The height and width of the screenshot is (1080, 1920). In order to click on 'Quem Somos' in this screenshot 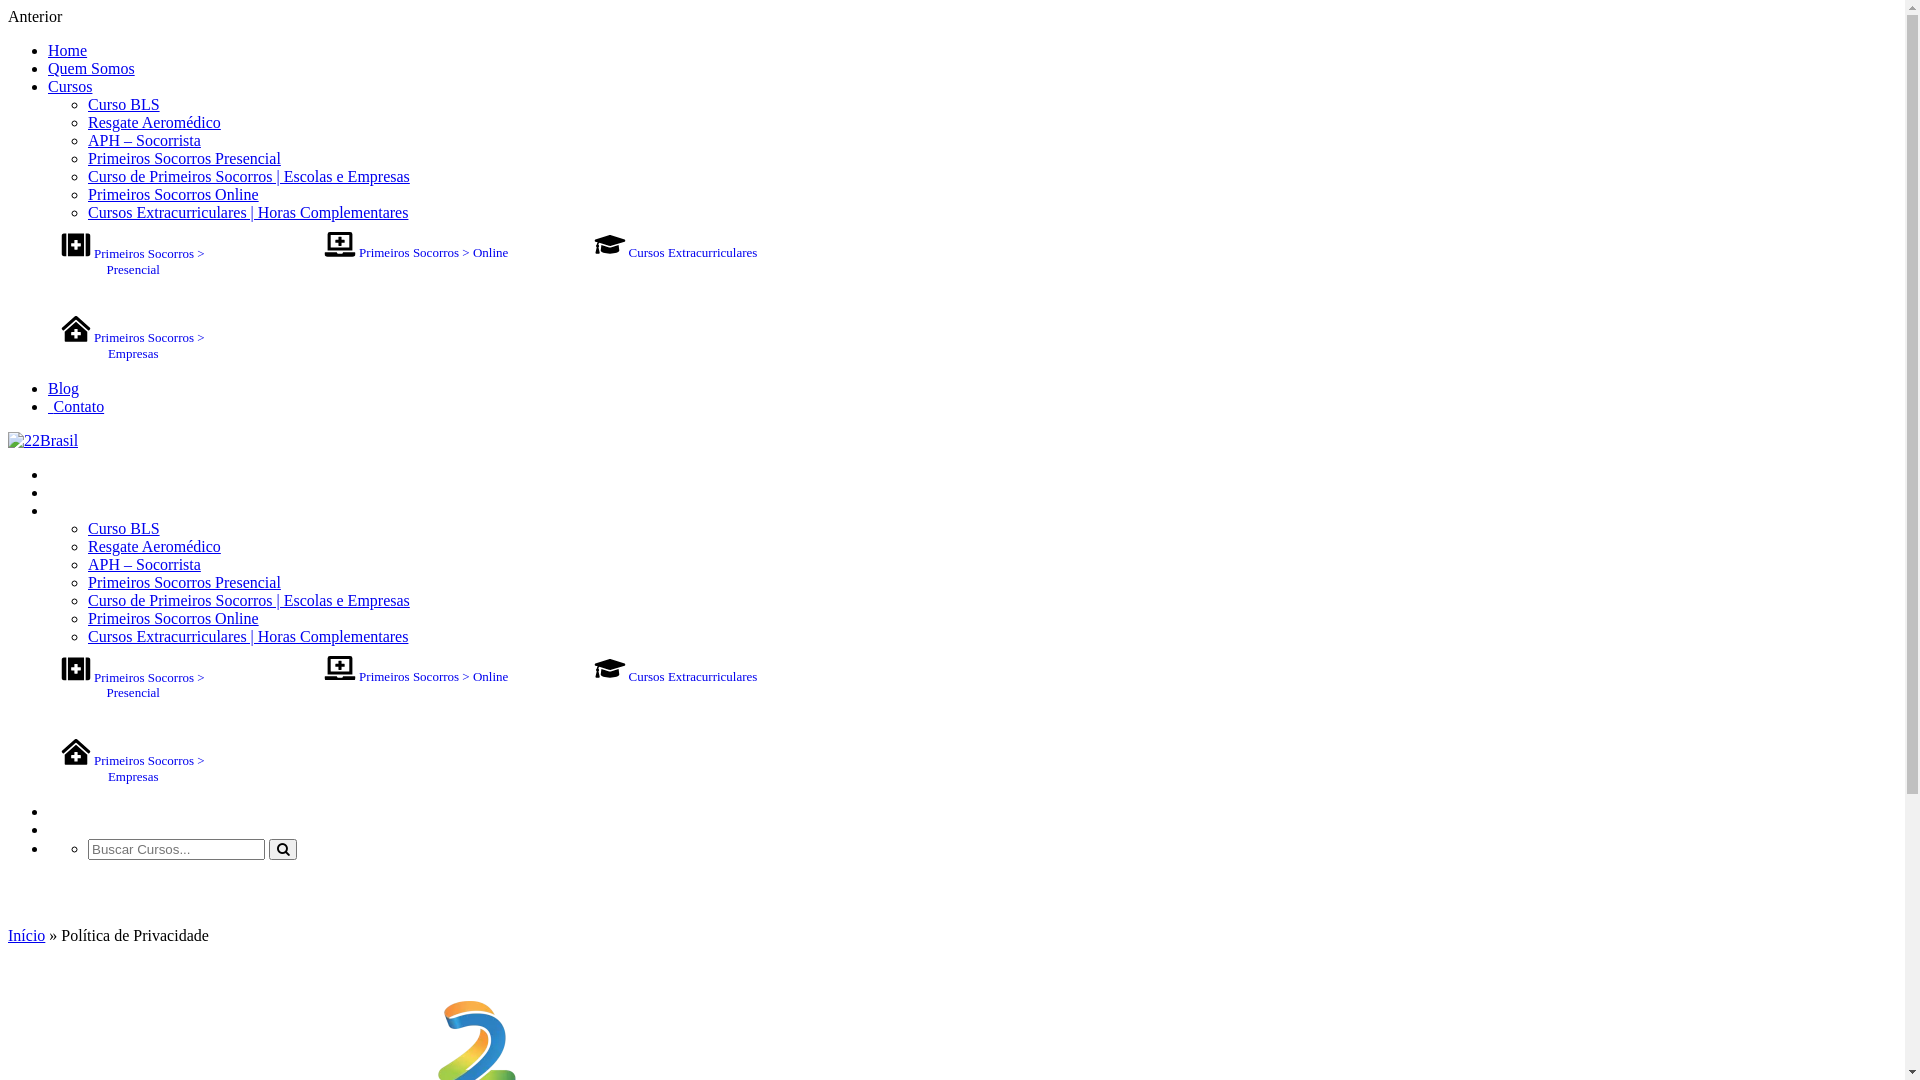, I will do `click(90, 67)`.